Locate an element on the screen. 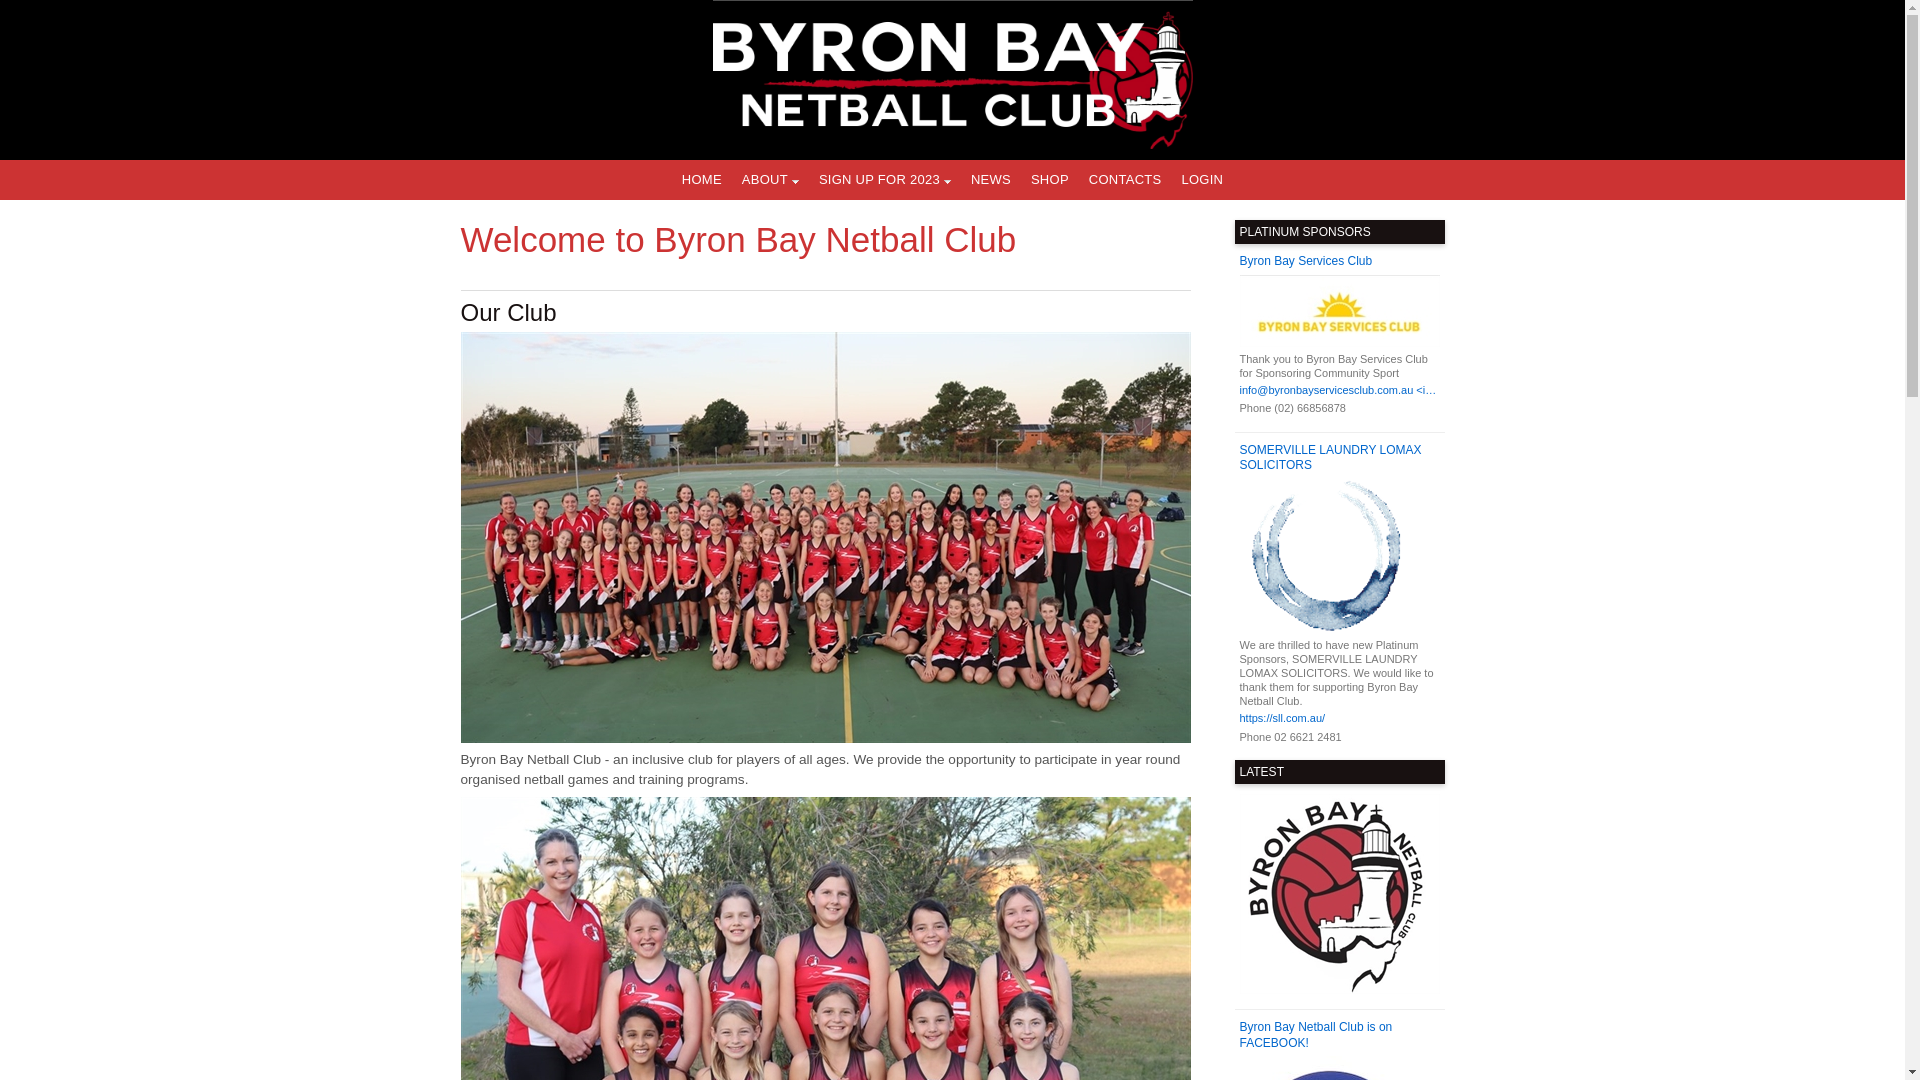 Image resolution: width=1920 pixels, height=1080 pixels. 'ABOUT' is located at coordinates (769, 180).